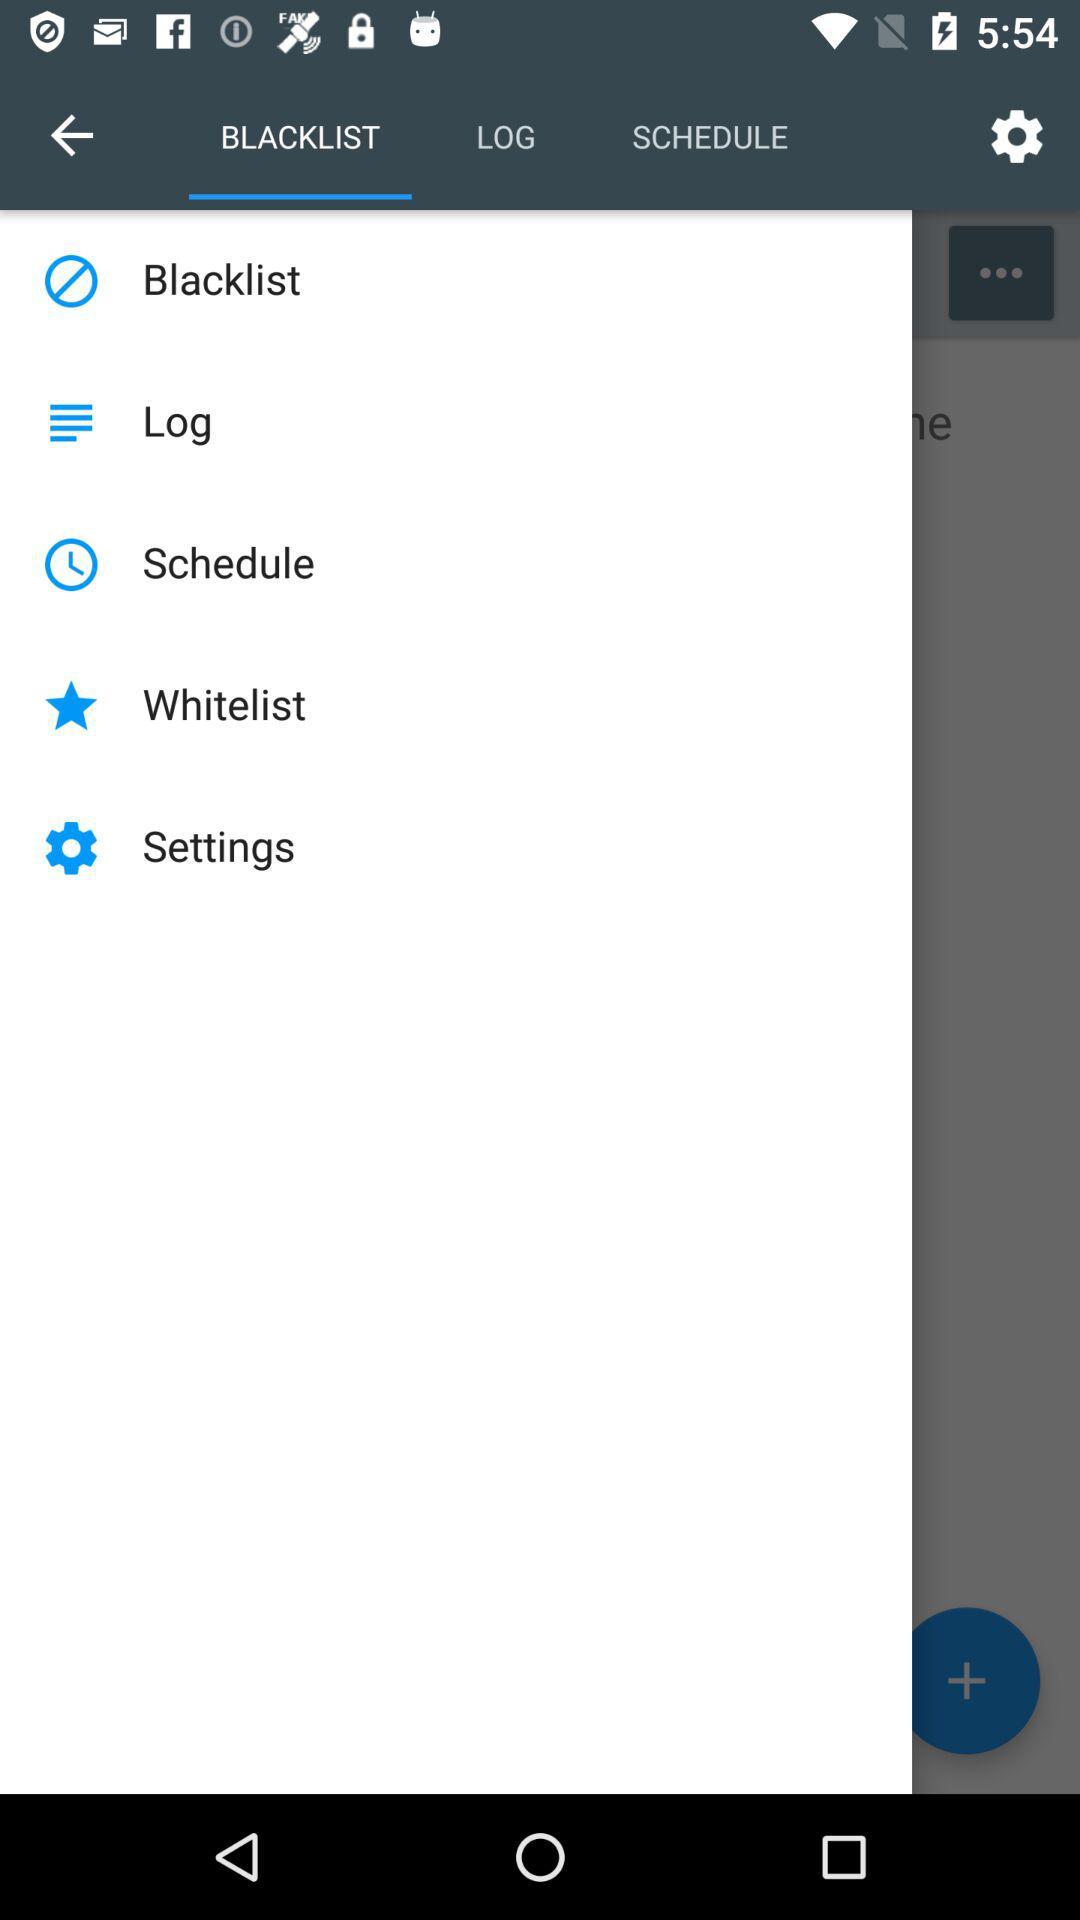  What do you see at coordinates (1001, 272) in the screenshot?
I see `the more icon` at bounding box center [1001, 272].